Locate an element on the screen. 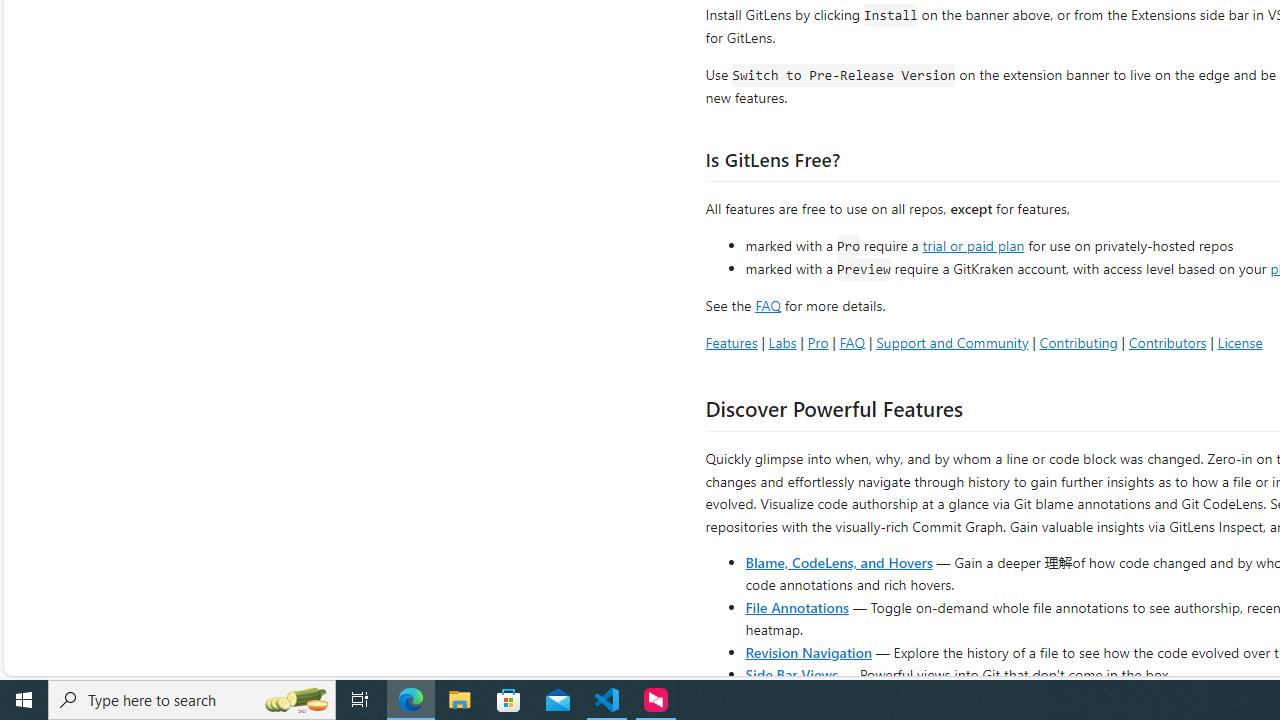  'Contributing' is located at coordinates (1077, 341).